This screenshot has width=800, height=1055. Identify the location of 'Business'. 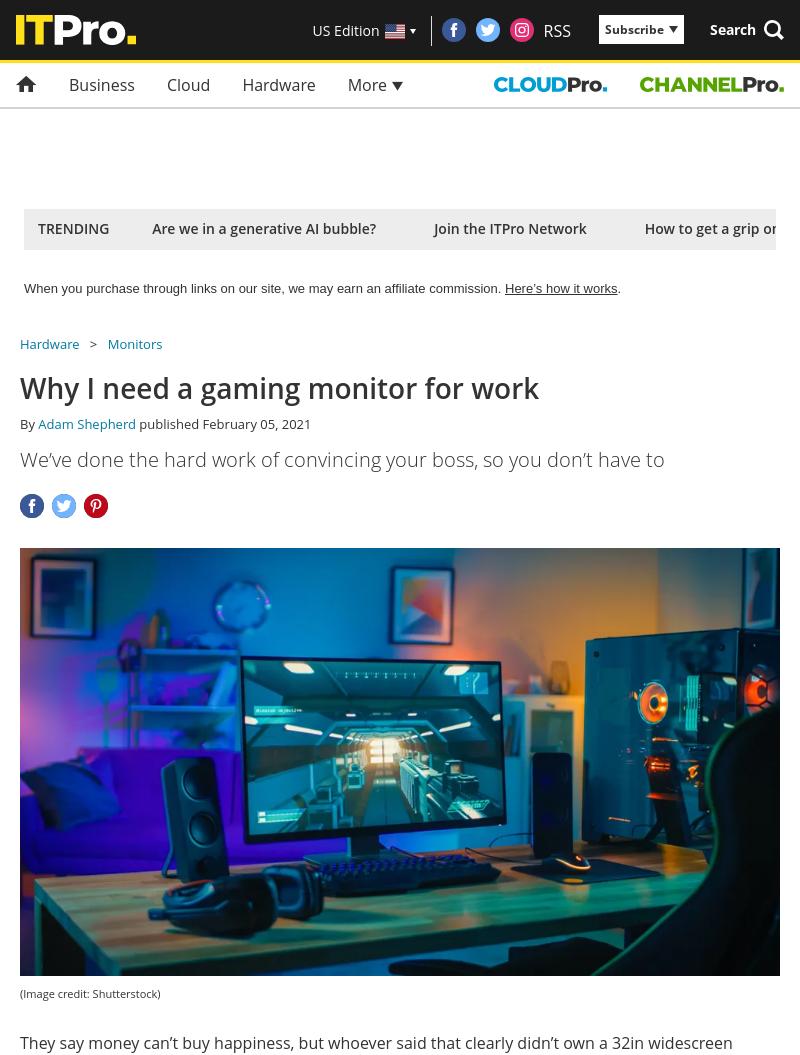
(68, 84).